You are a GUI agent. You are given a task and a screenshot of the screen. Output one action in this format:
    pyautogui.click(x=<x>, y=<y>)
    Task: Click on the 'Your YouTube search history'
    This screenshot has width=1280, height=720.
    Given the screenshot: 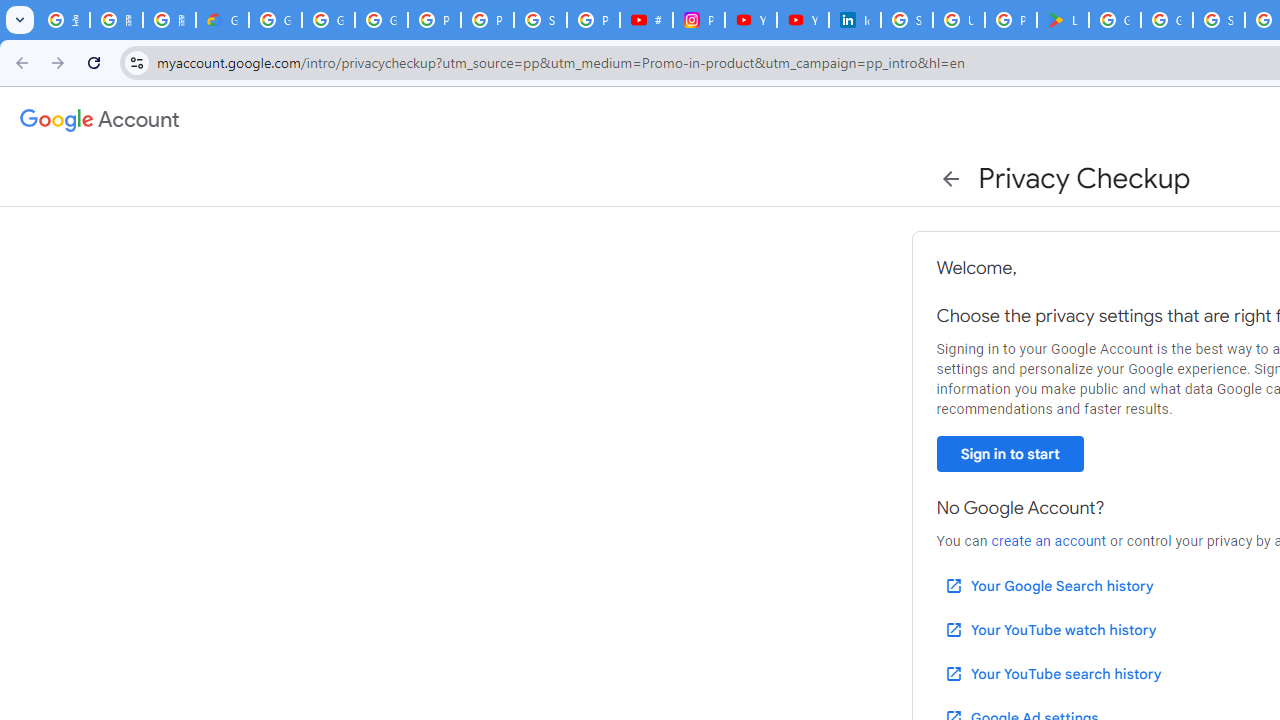 What is the action you would take?
    pyautogui.click(x=1051, y=673)
    